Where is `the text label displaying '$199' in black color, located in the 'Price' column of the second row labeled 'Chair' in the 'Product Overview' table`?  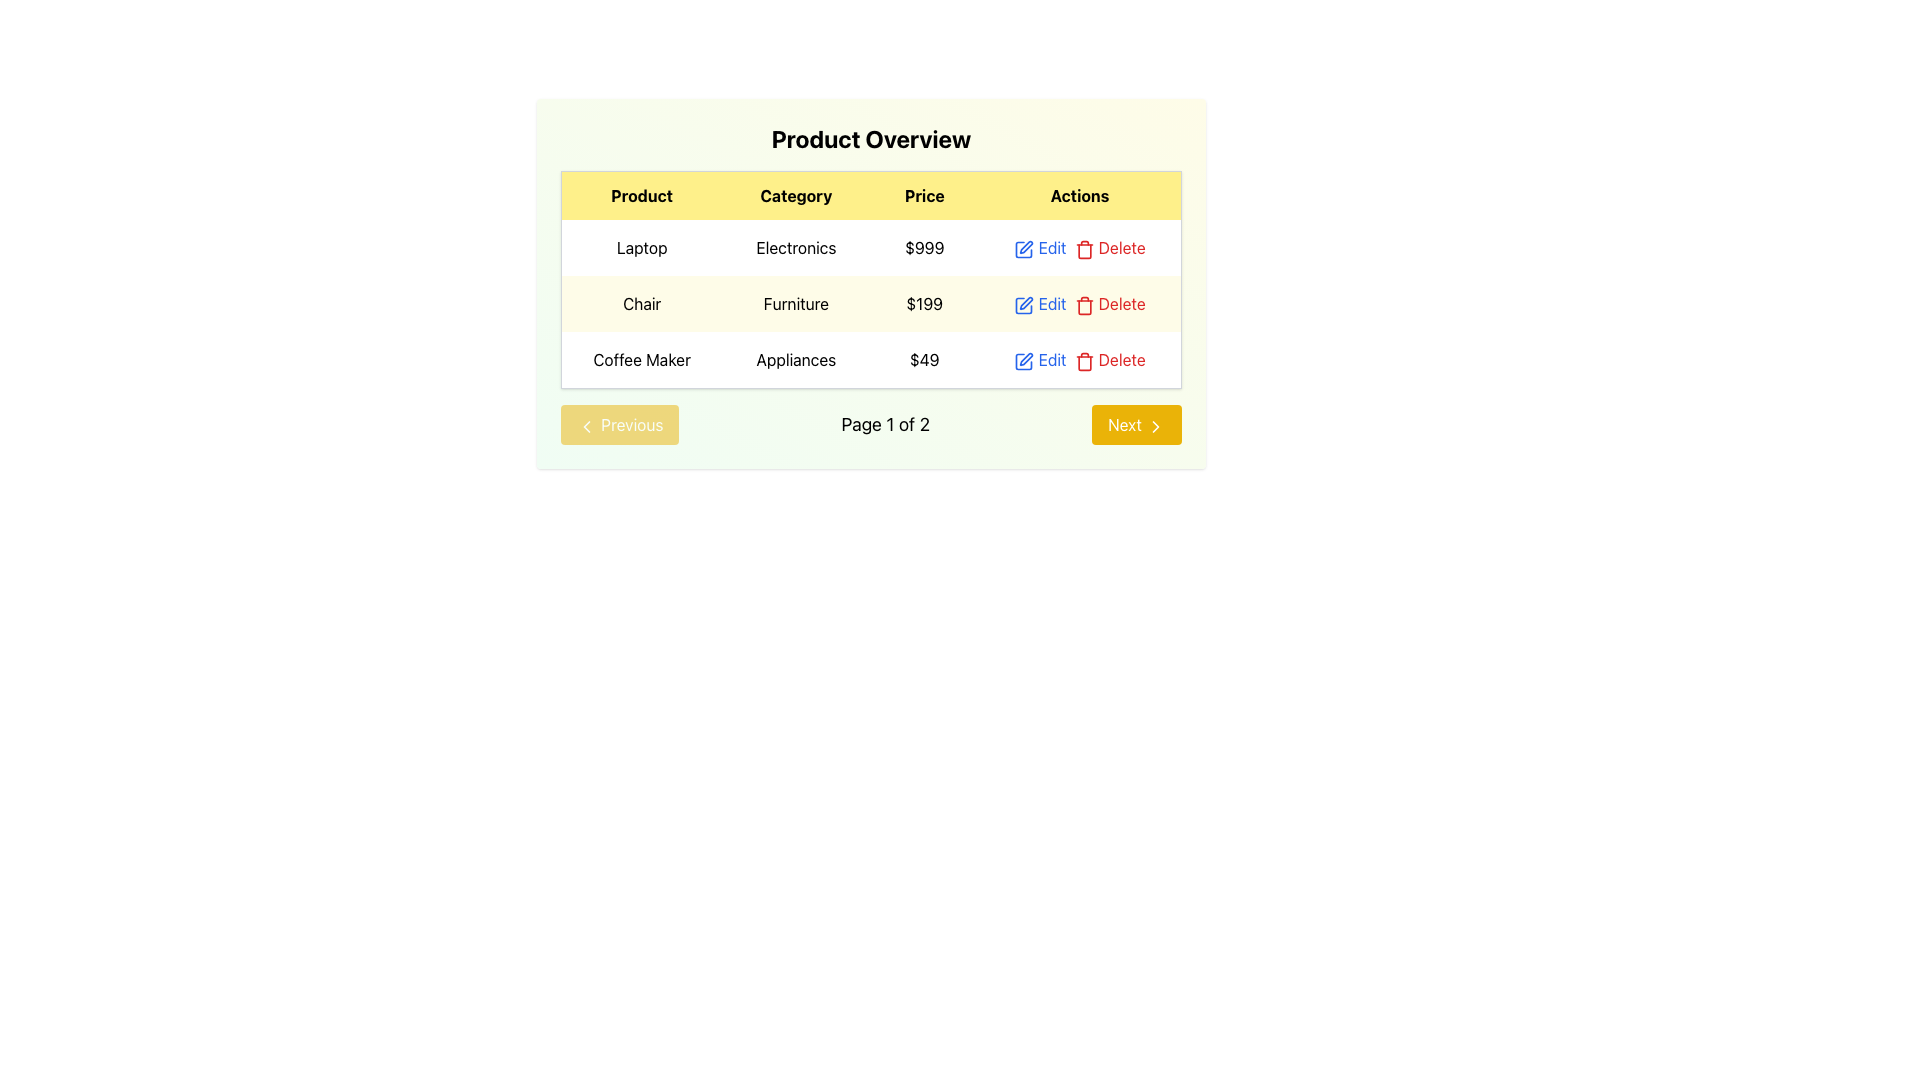
the text label displaying '$199' in black color, located in the 'Price' column of the second row labeled 'Chair' in the 'Product Overview' table is located at coordinates (923, 304).